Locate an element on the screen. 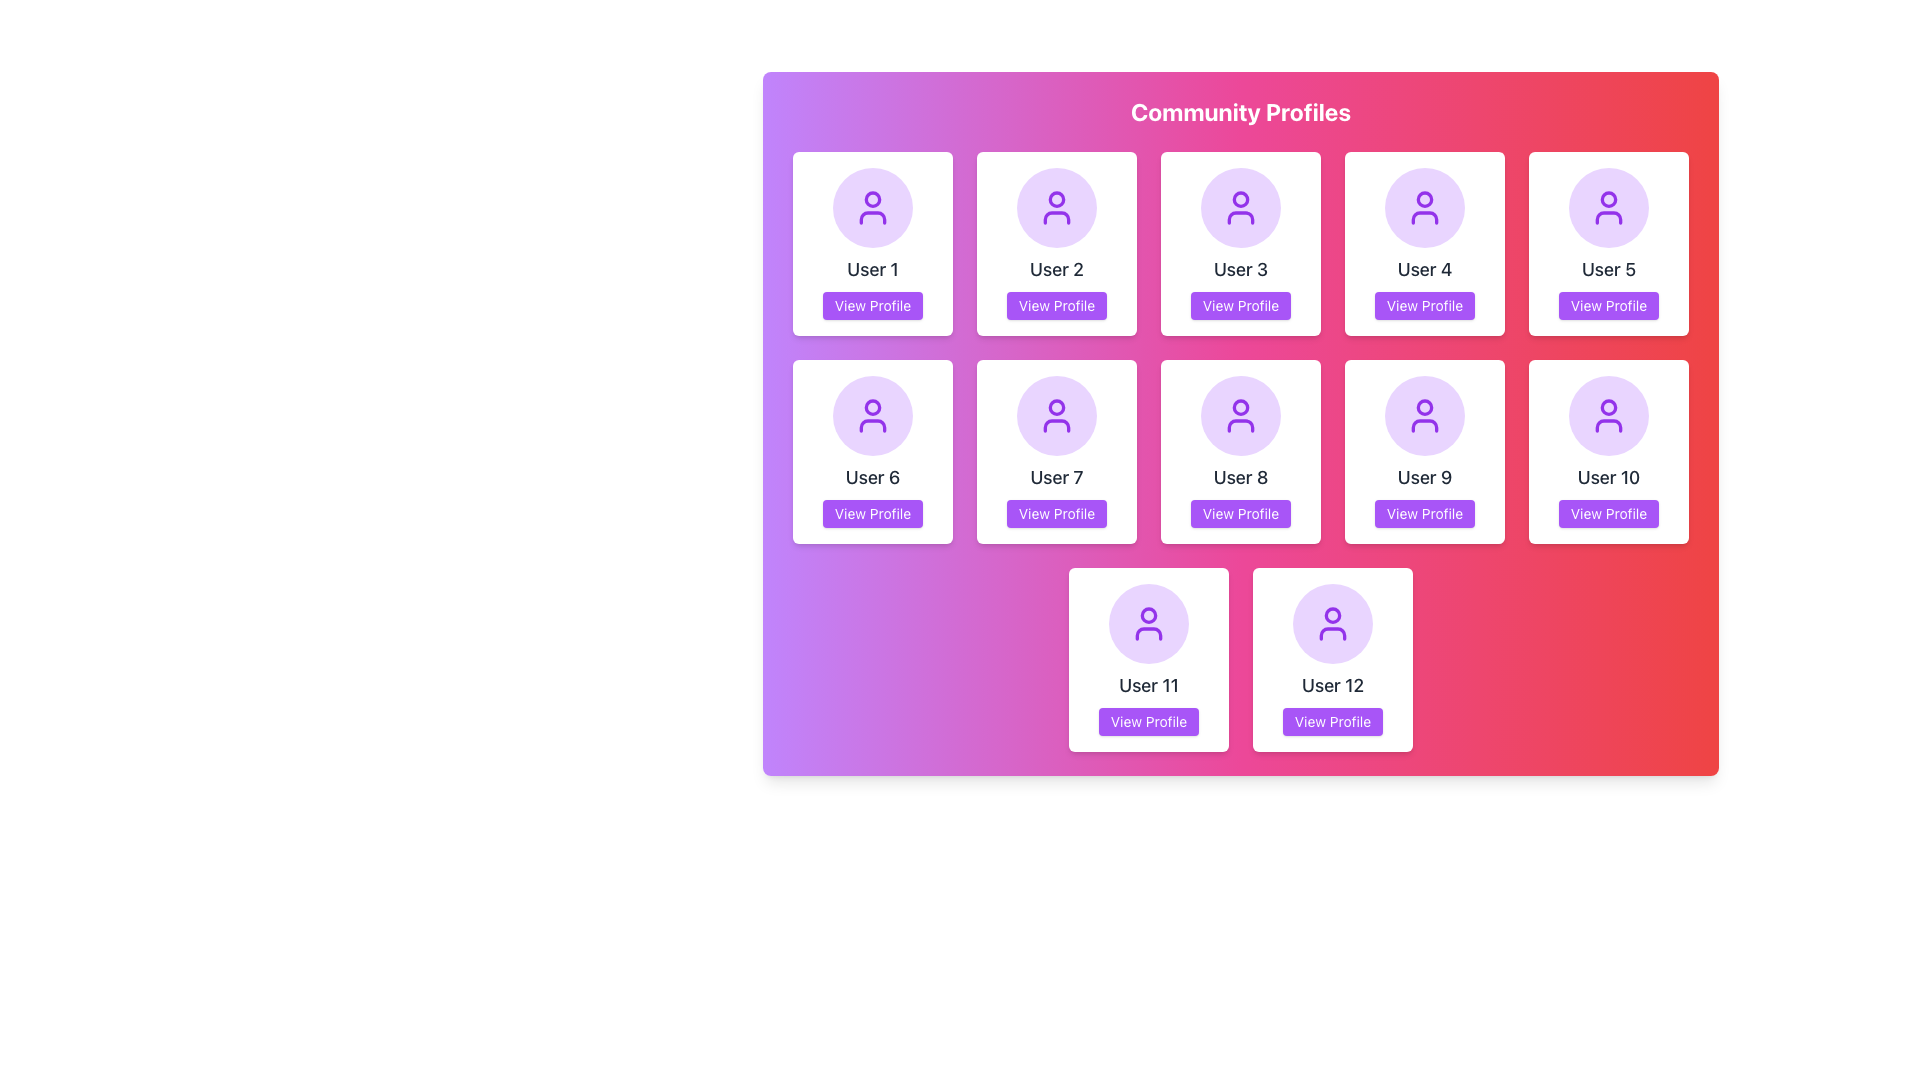  the user profile card for 'User 9' in the third row, first column of the Community Profiles panel is located at coordinates (1424, 451).